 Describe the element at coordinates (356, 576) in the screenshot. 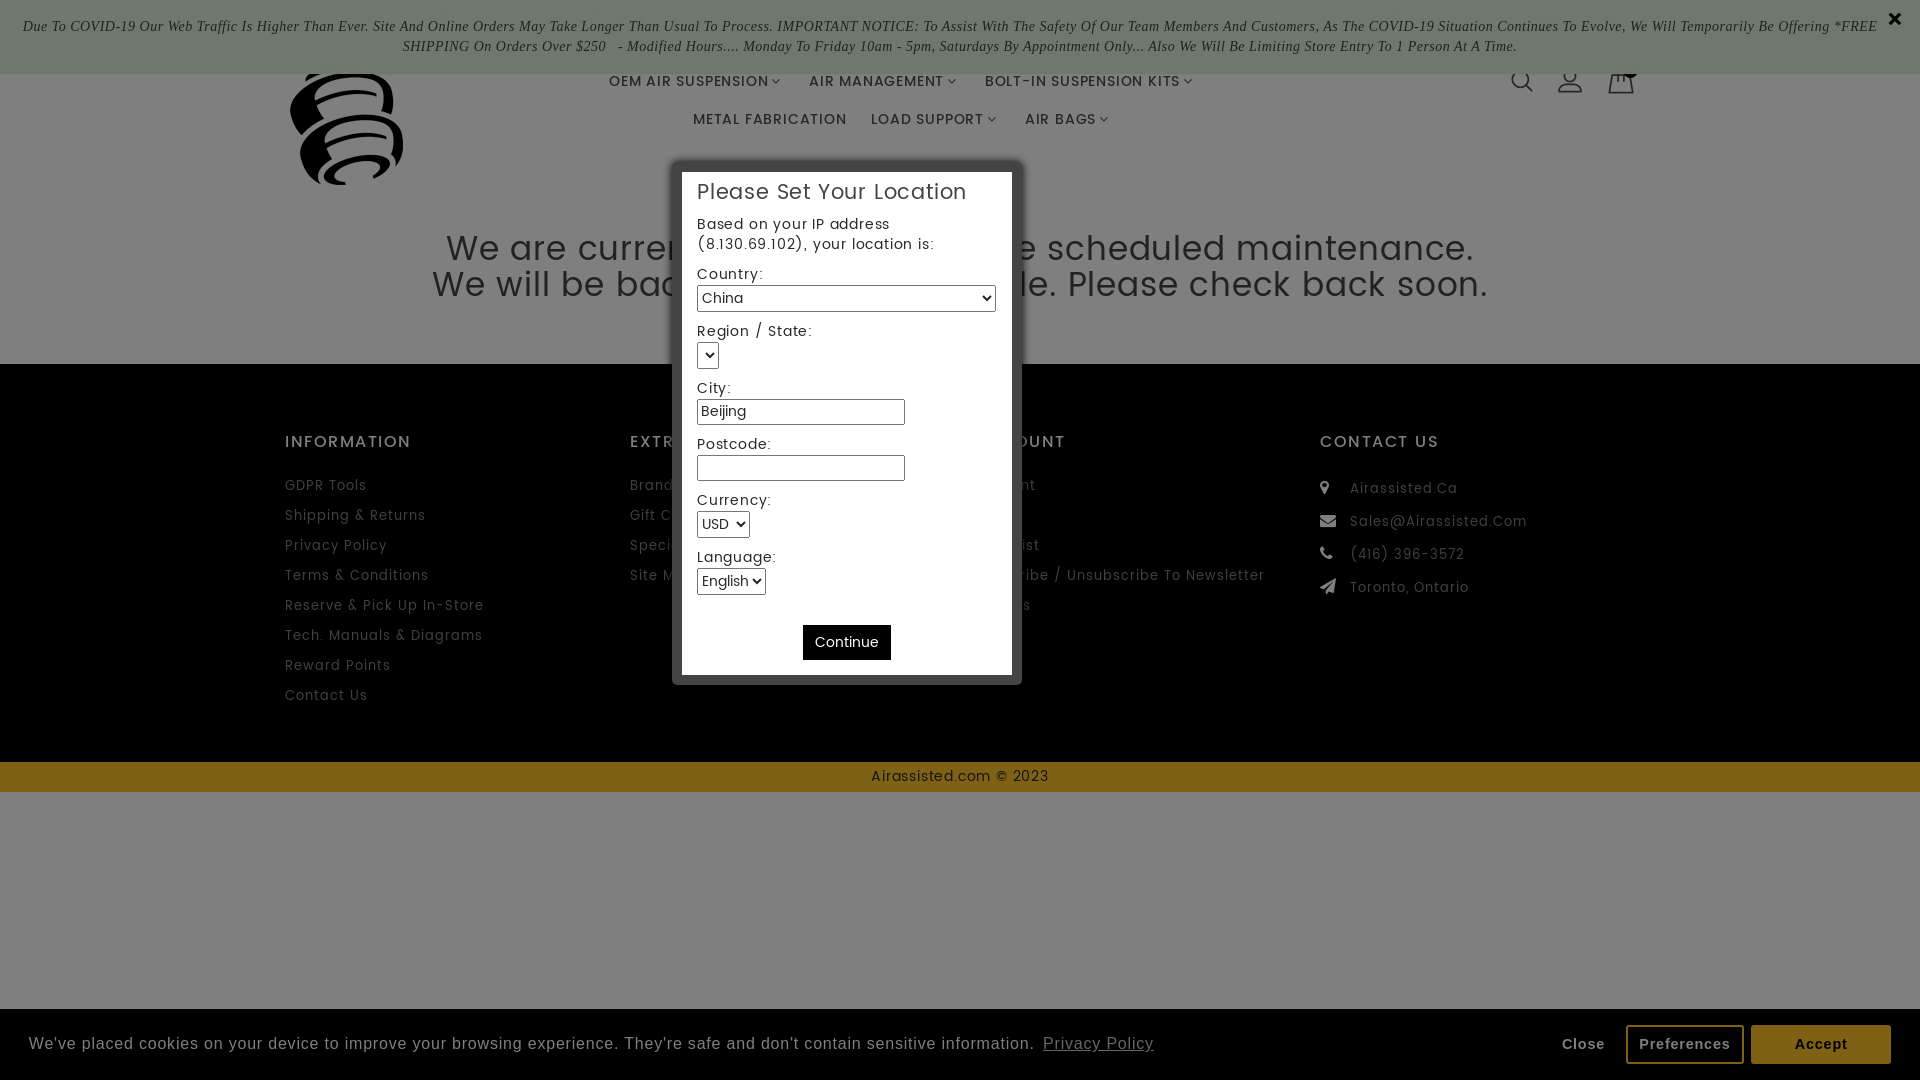

I see `'Terms & Conditions'` at that location.